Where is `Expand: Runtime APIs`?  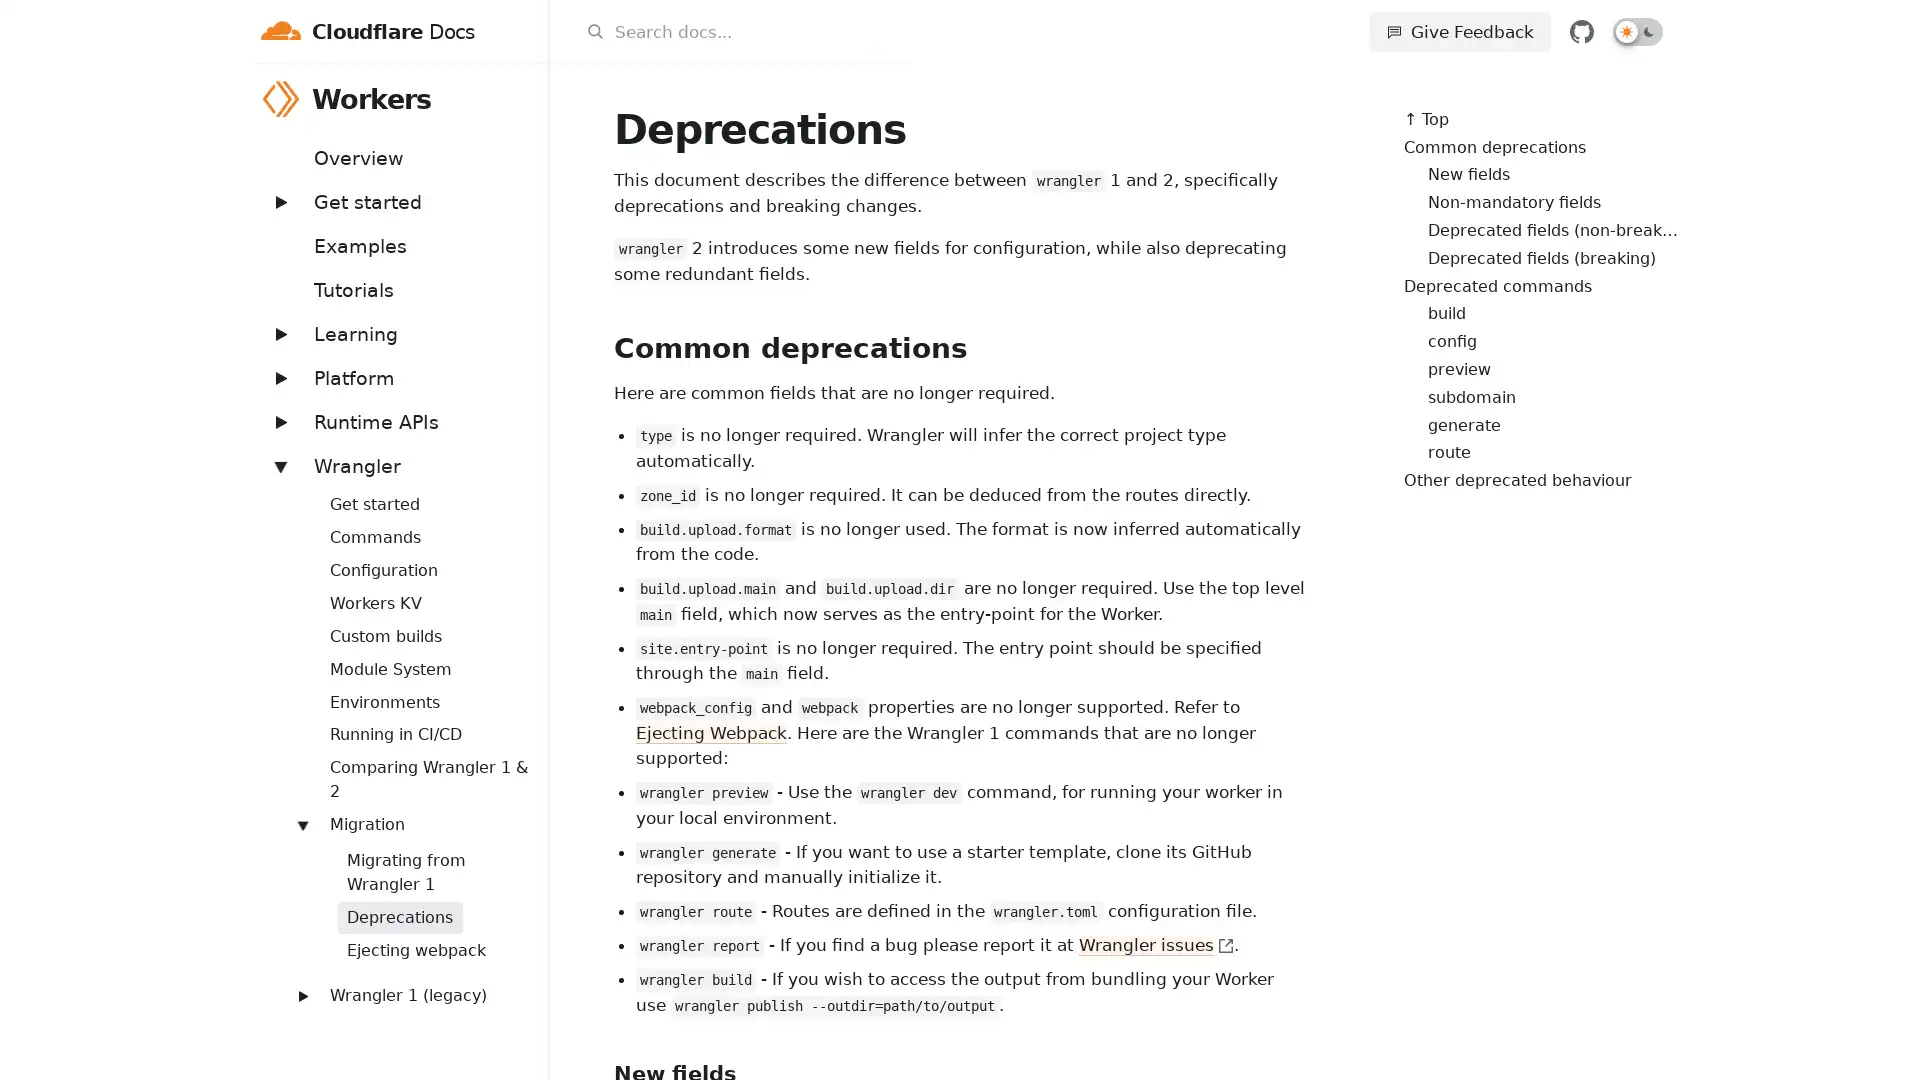
Expand: Runtime APIs is located at coordinates (278, 420).